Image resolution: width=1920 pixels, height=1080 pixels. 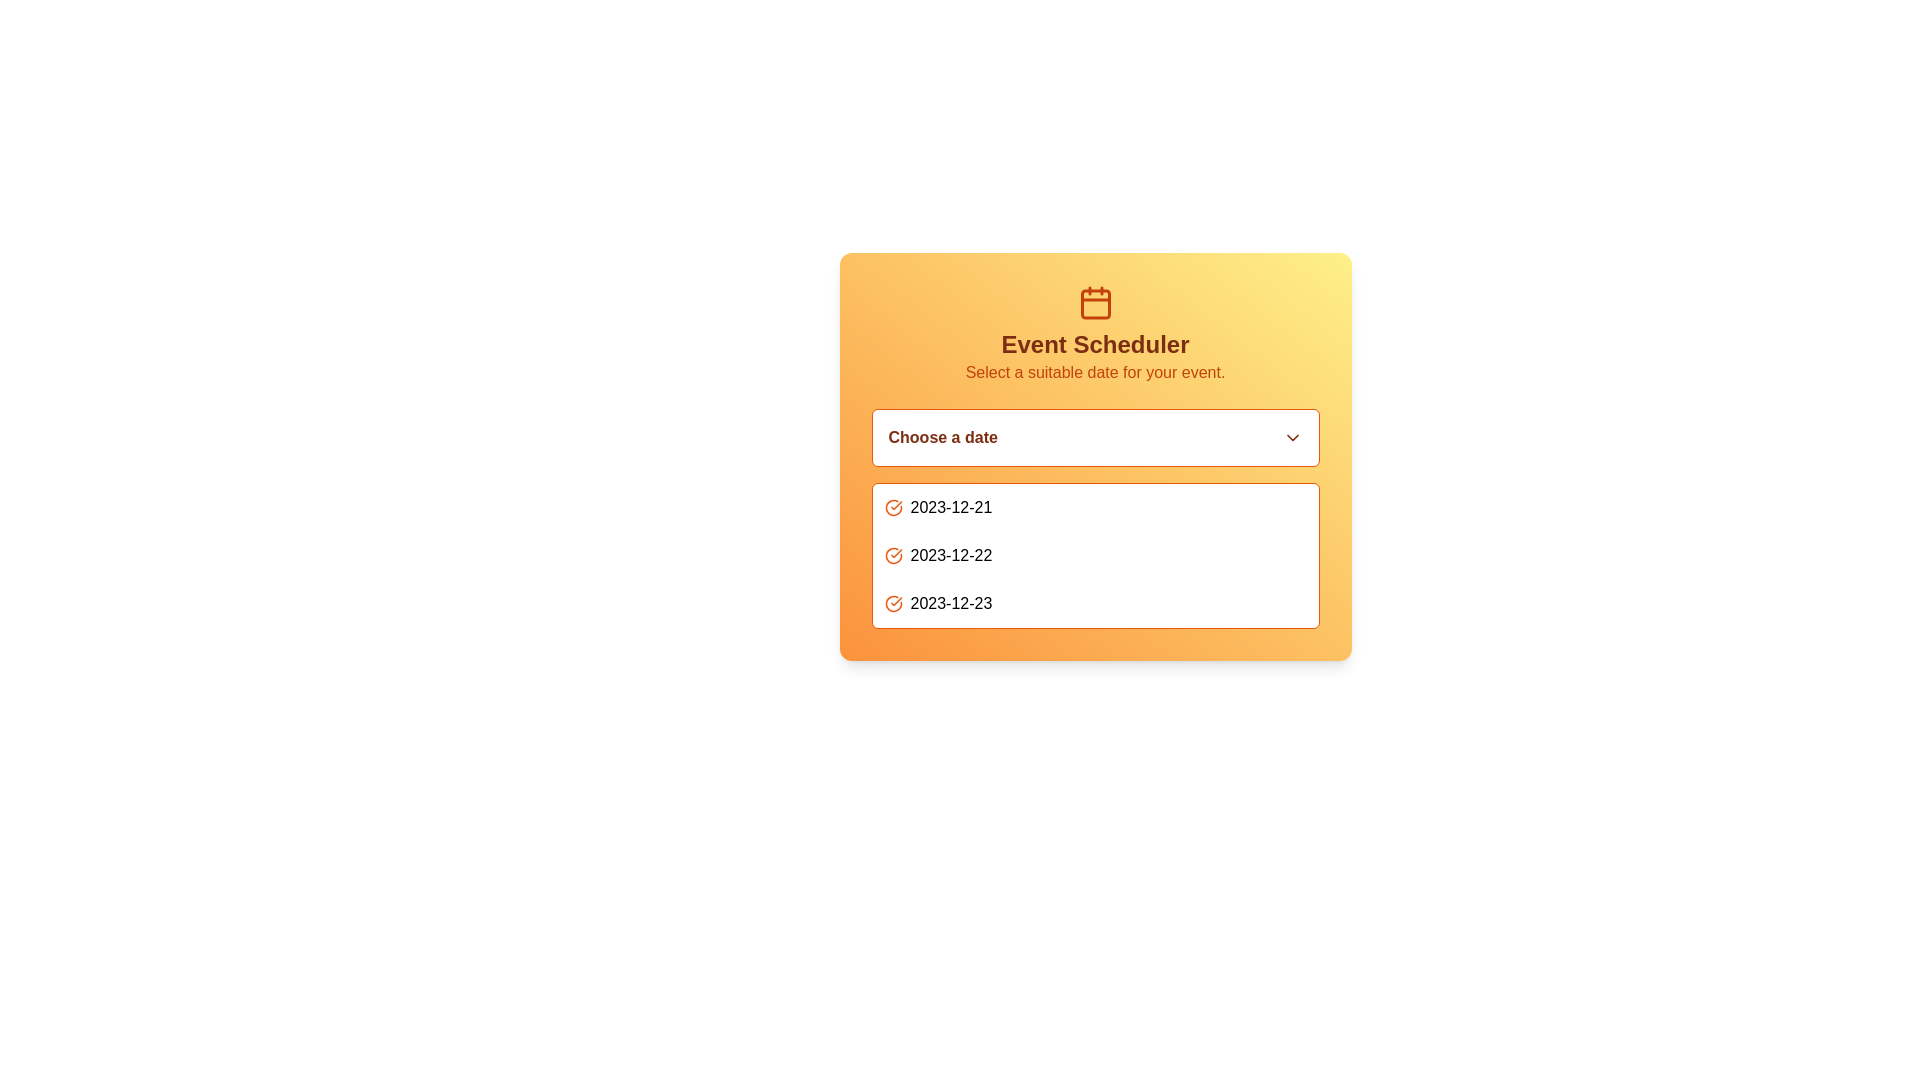 I want to click on the text label that instructs users to interact with the dropdown menu for date selection, located on the left side of the dropdown menu in the date selection interface, so click(x=942, y=437).